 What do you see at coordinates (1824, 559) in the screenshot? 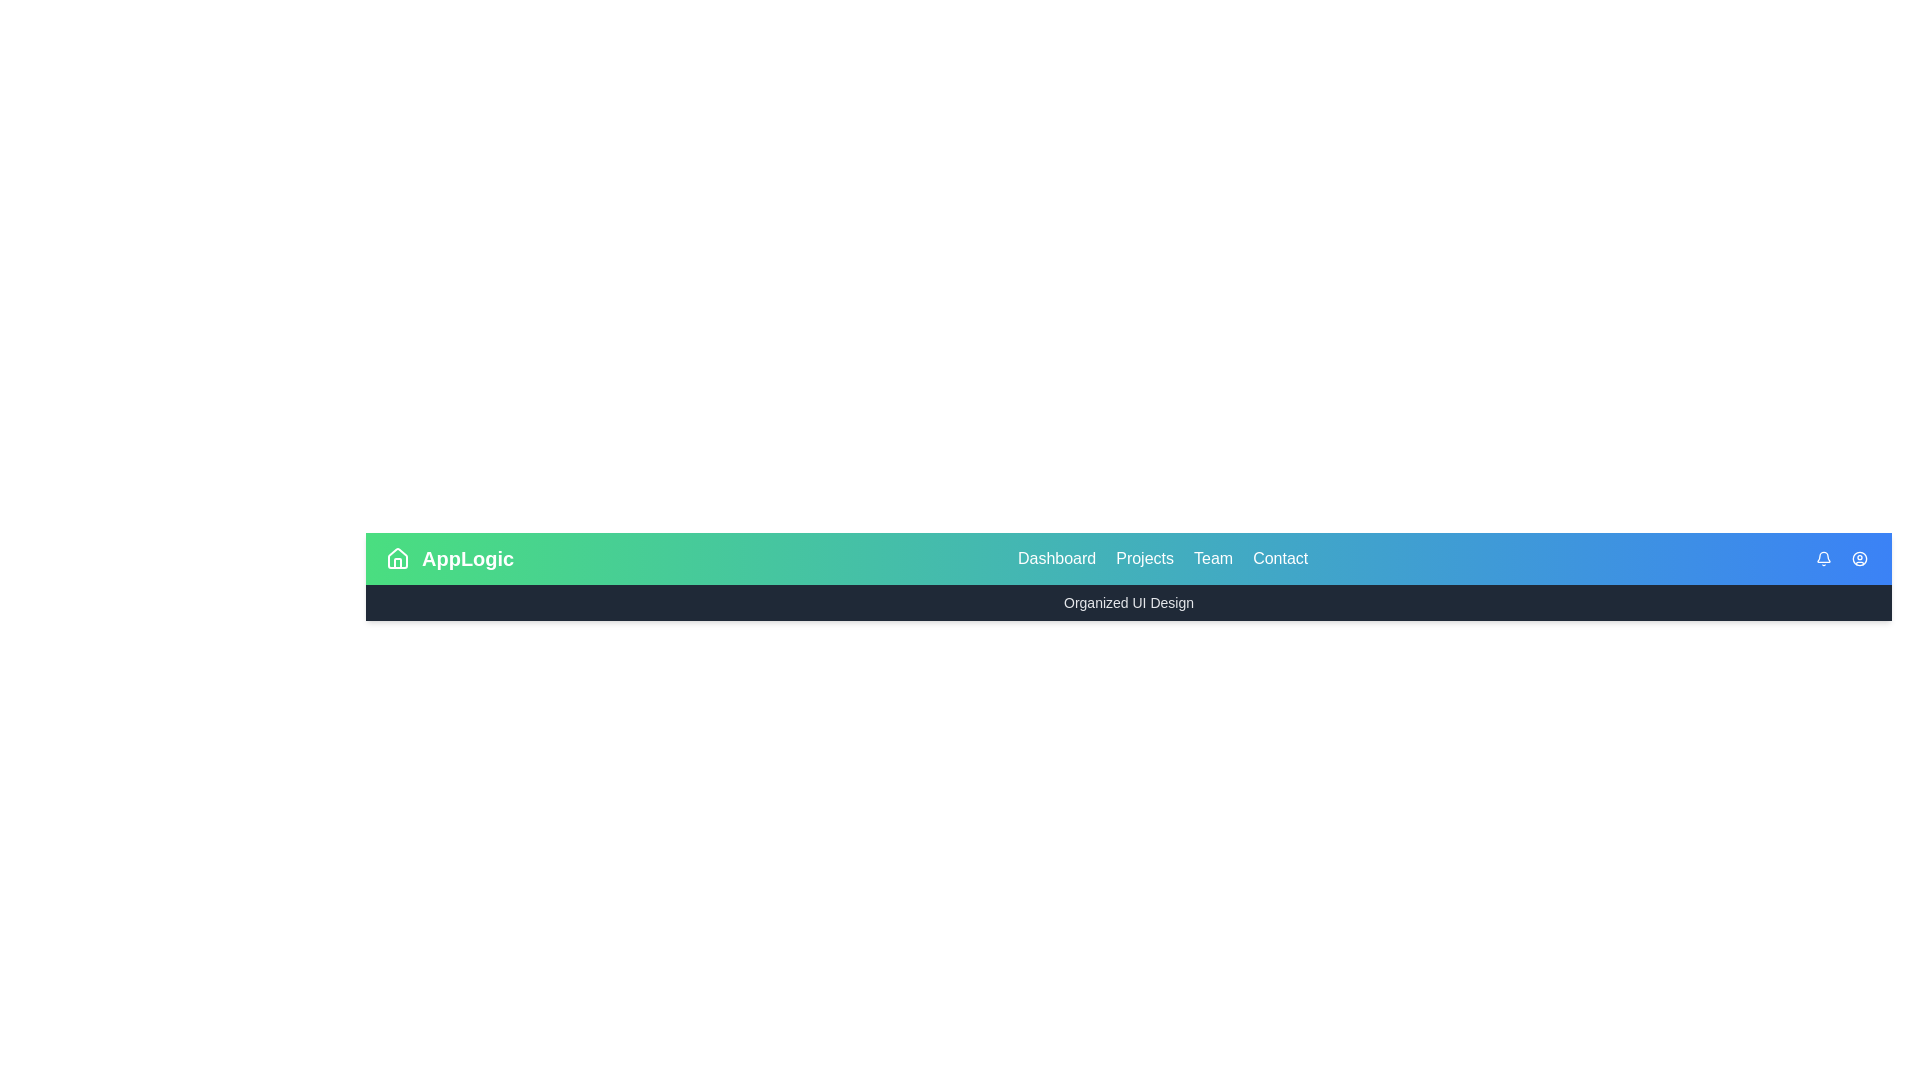
I see `the utility icon bell` at bounding box center [1824, 559].